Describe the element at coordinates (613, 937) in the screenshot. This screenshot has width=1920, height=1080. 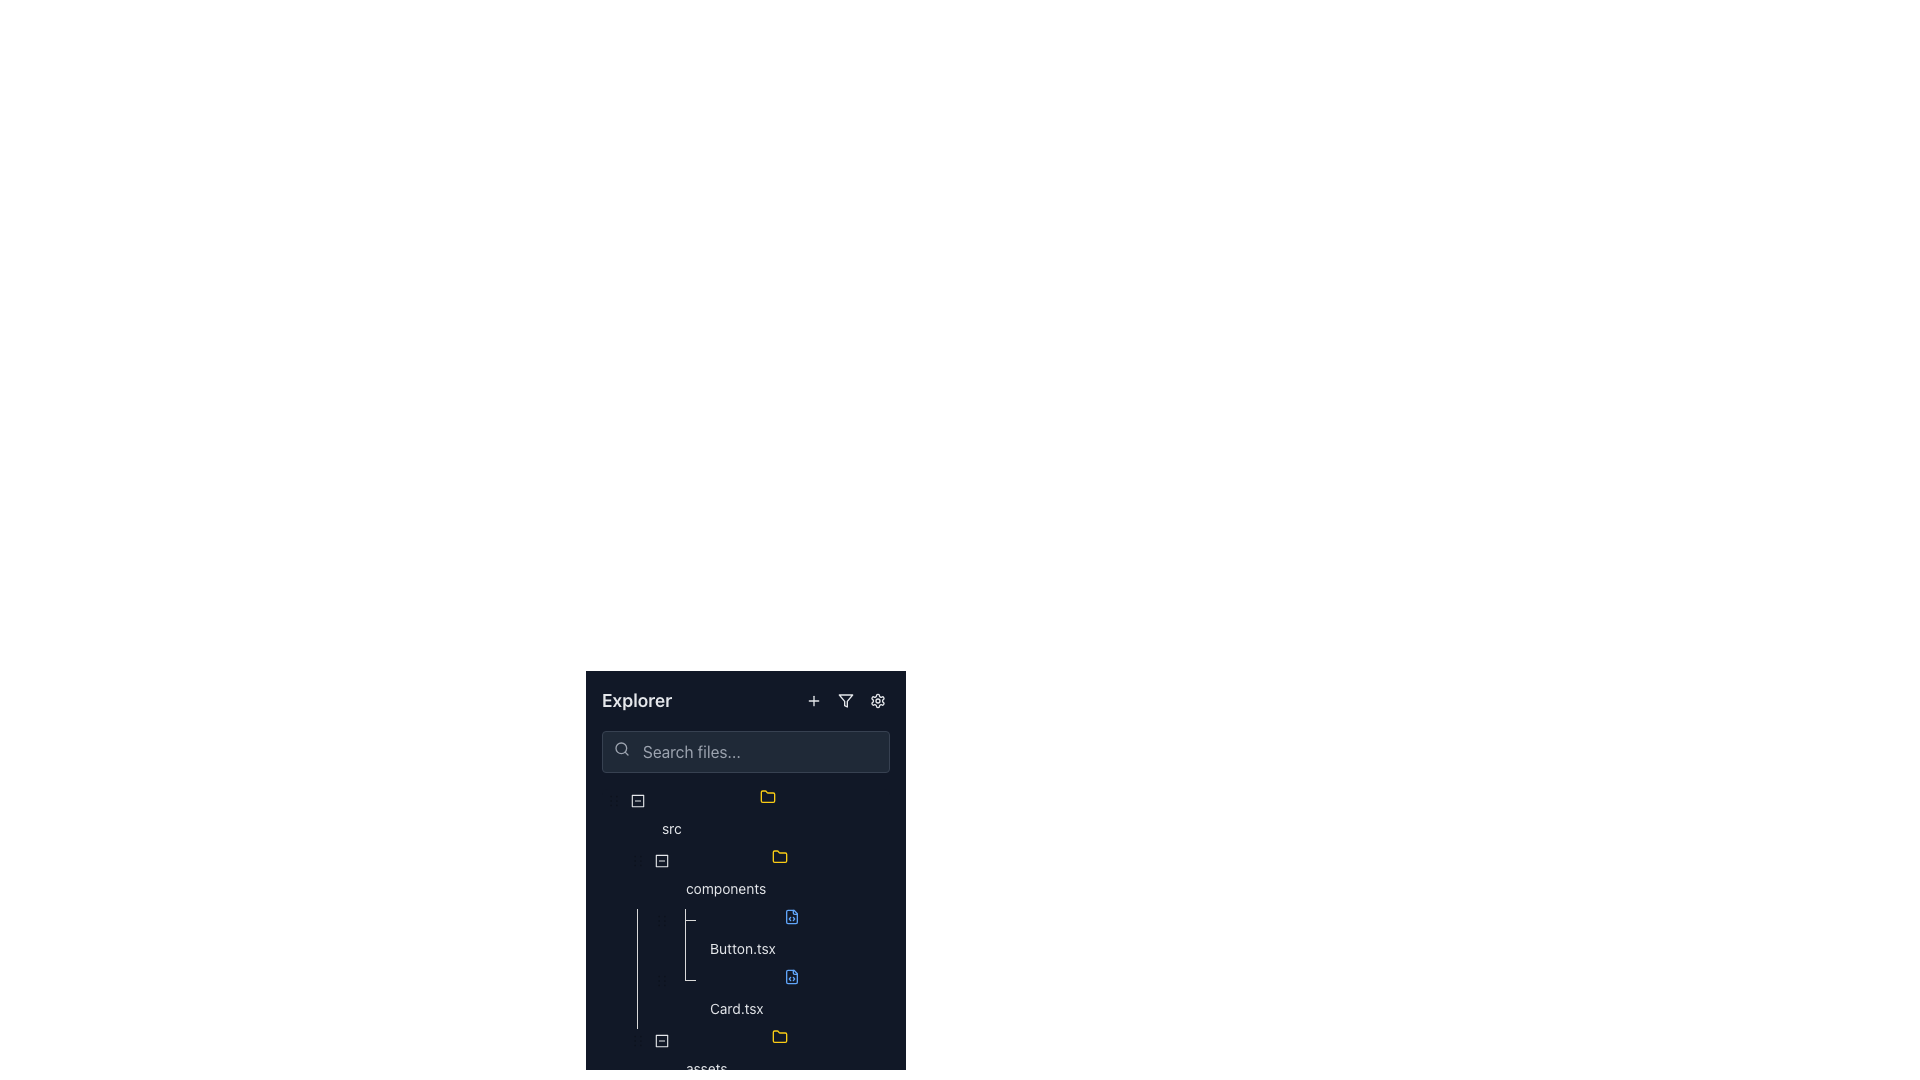
I see `the small circular graphical indicator that represents a tree indentation unit within the Explorer section of the interface` at that location.